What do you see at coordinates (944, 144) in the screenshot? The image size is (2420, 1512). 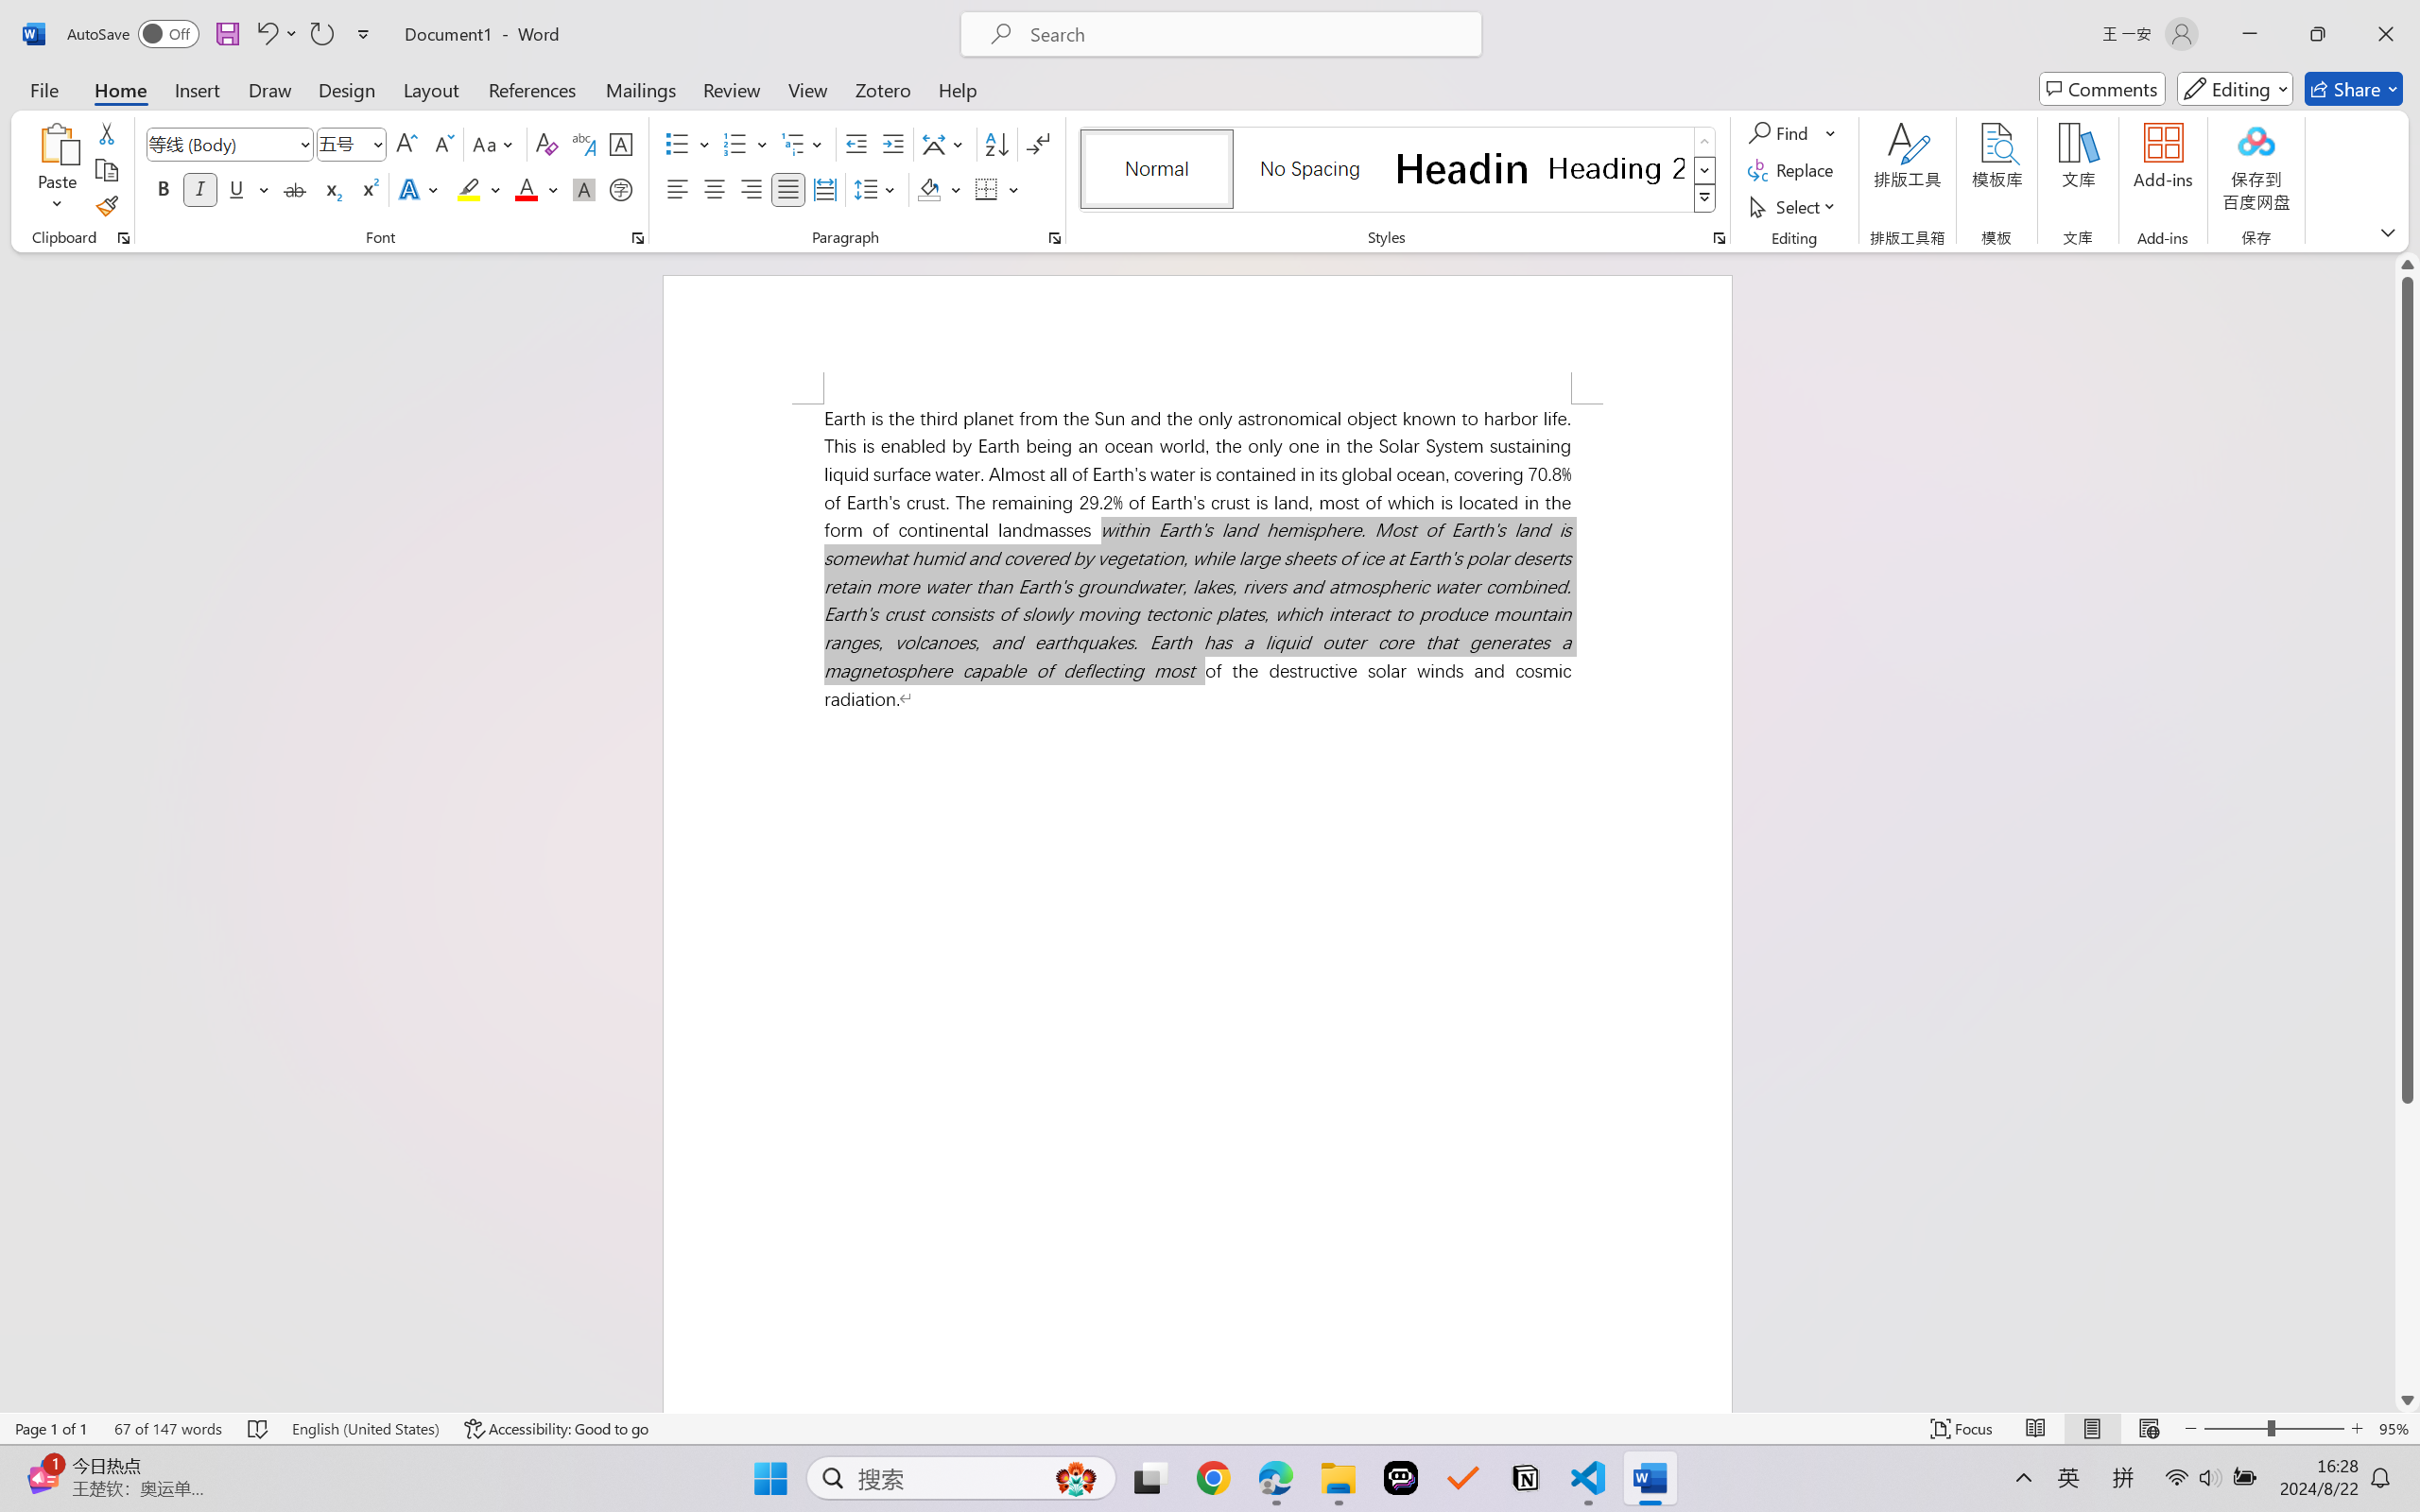 I see `'Asian Layout'` at bounding box center [944, 144].